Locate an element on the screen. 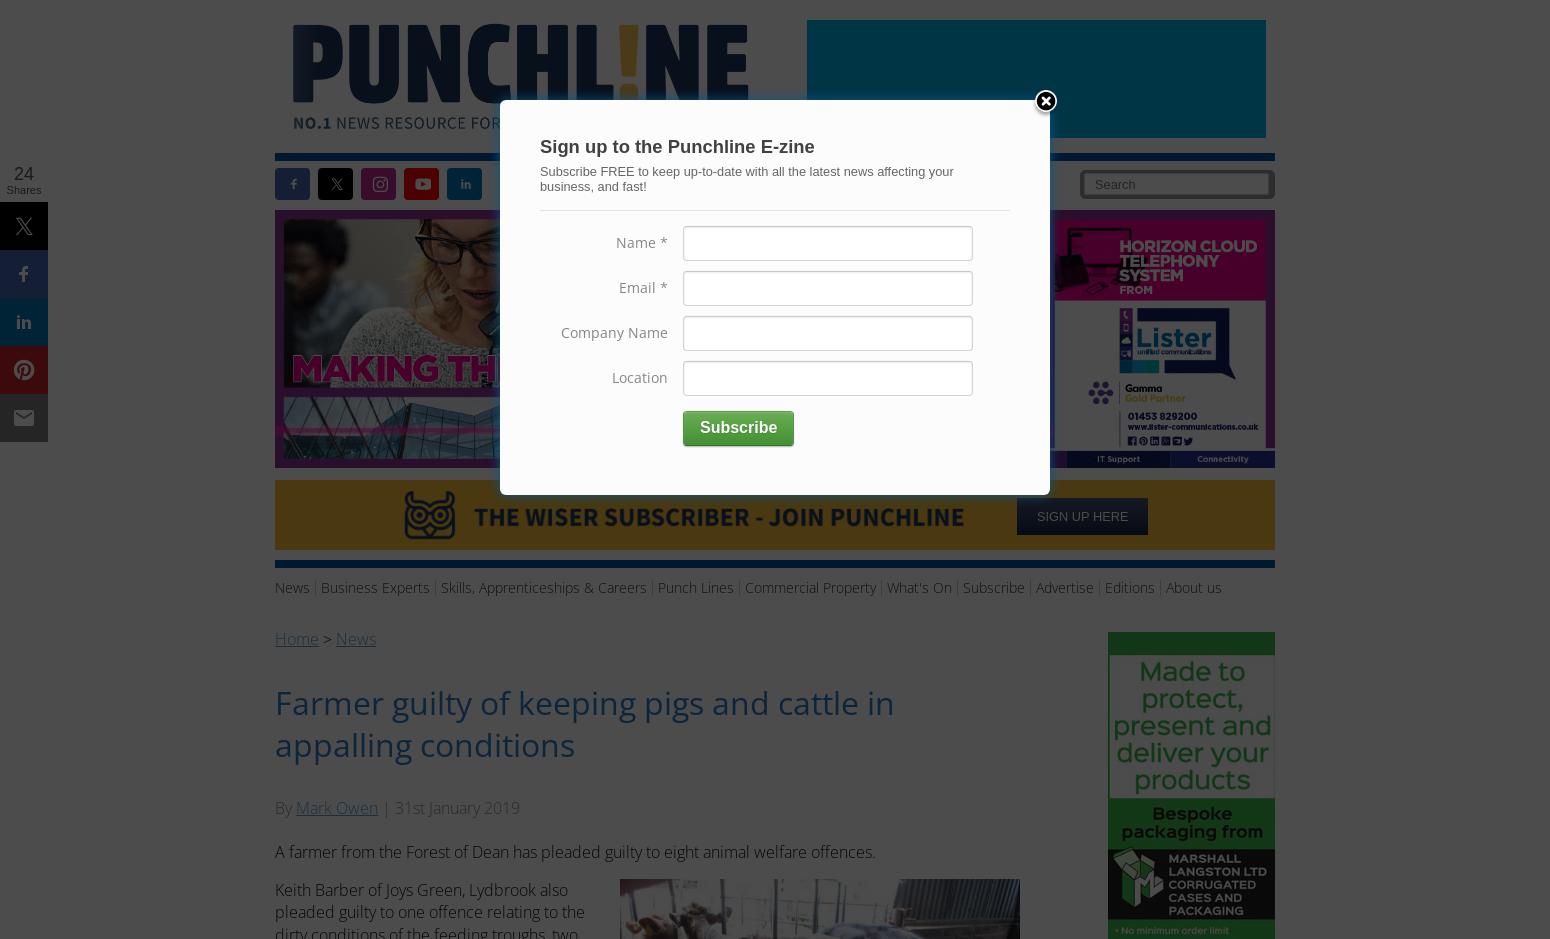 This screenshot has width=1550, height=939. 'Business Experts' is located at coordinates (374, 586).